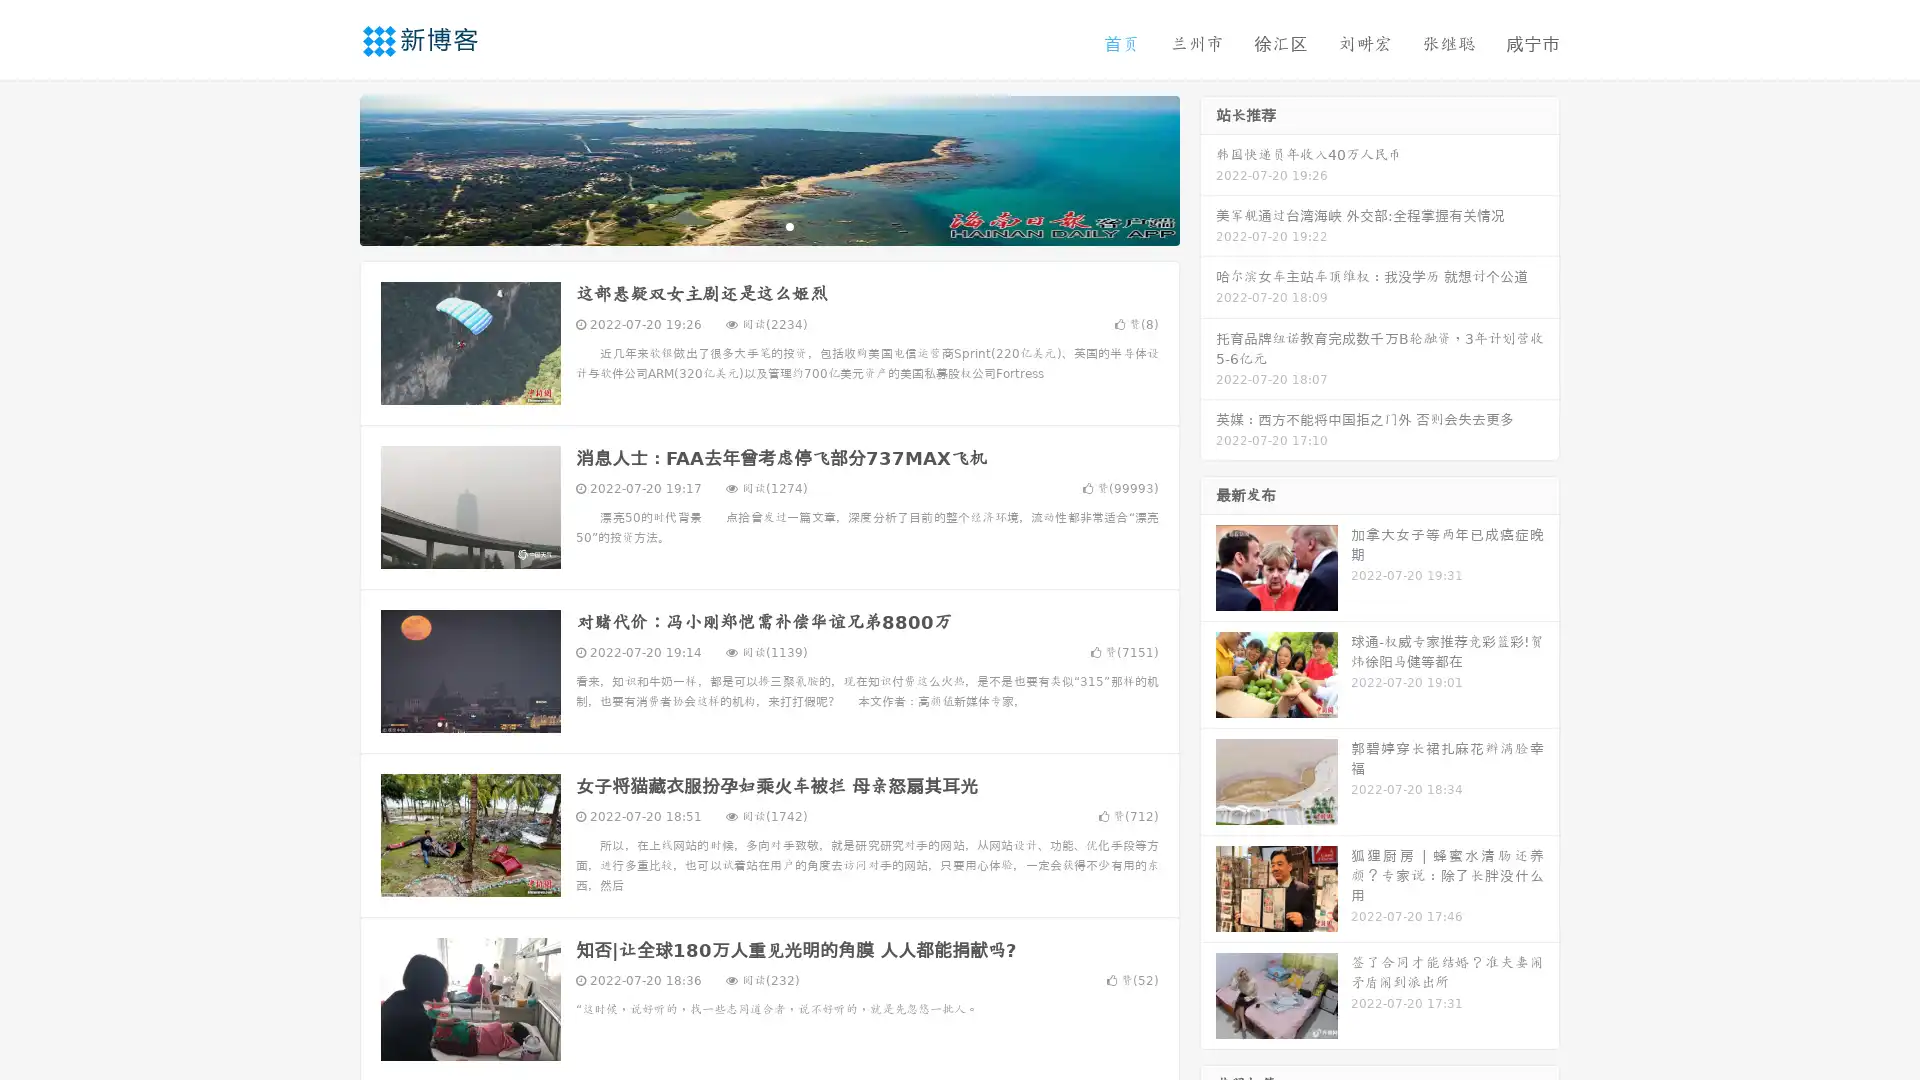 The image size is (1920, 1080). What do you see at coordinates (789, 225) in the screenshot?
I see `Go to slide 3` at bounding box center [789, 225].